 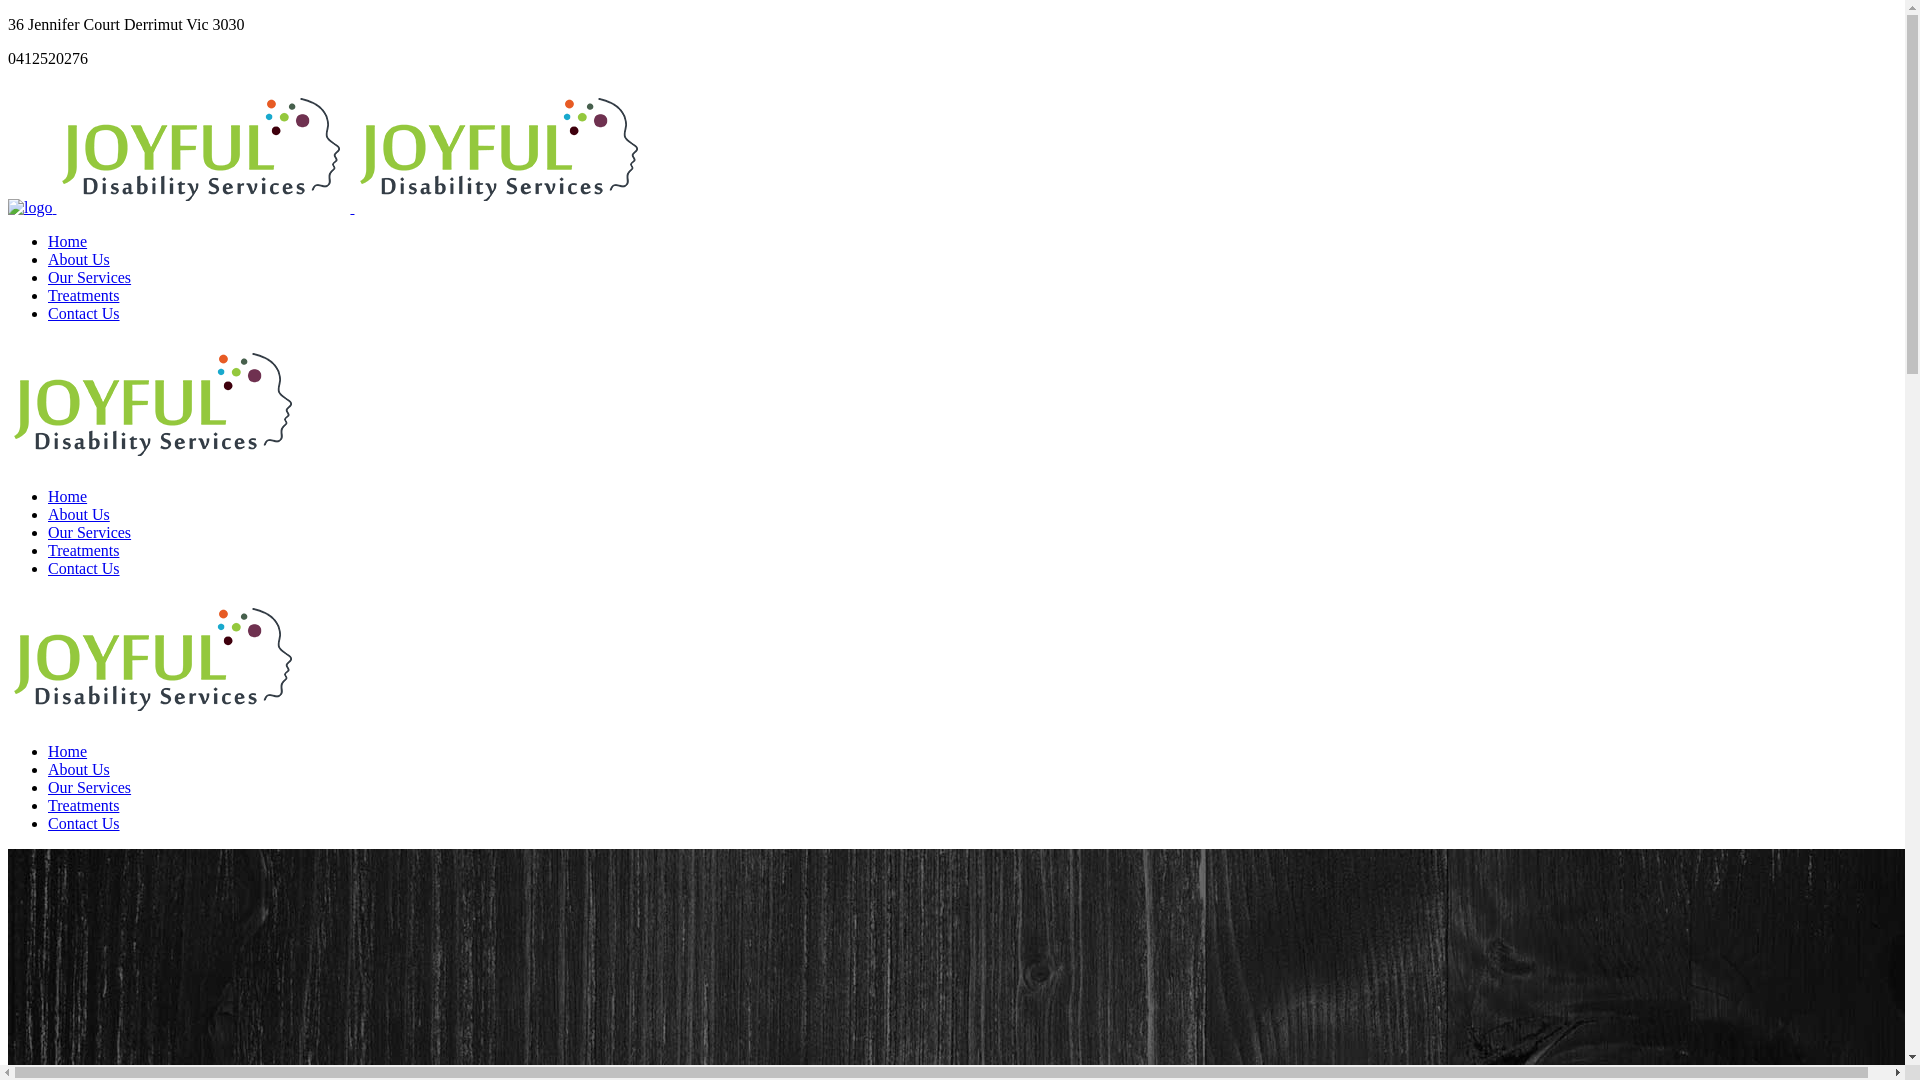 I want to click on 'Our Services', so click(x=88, y=277).